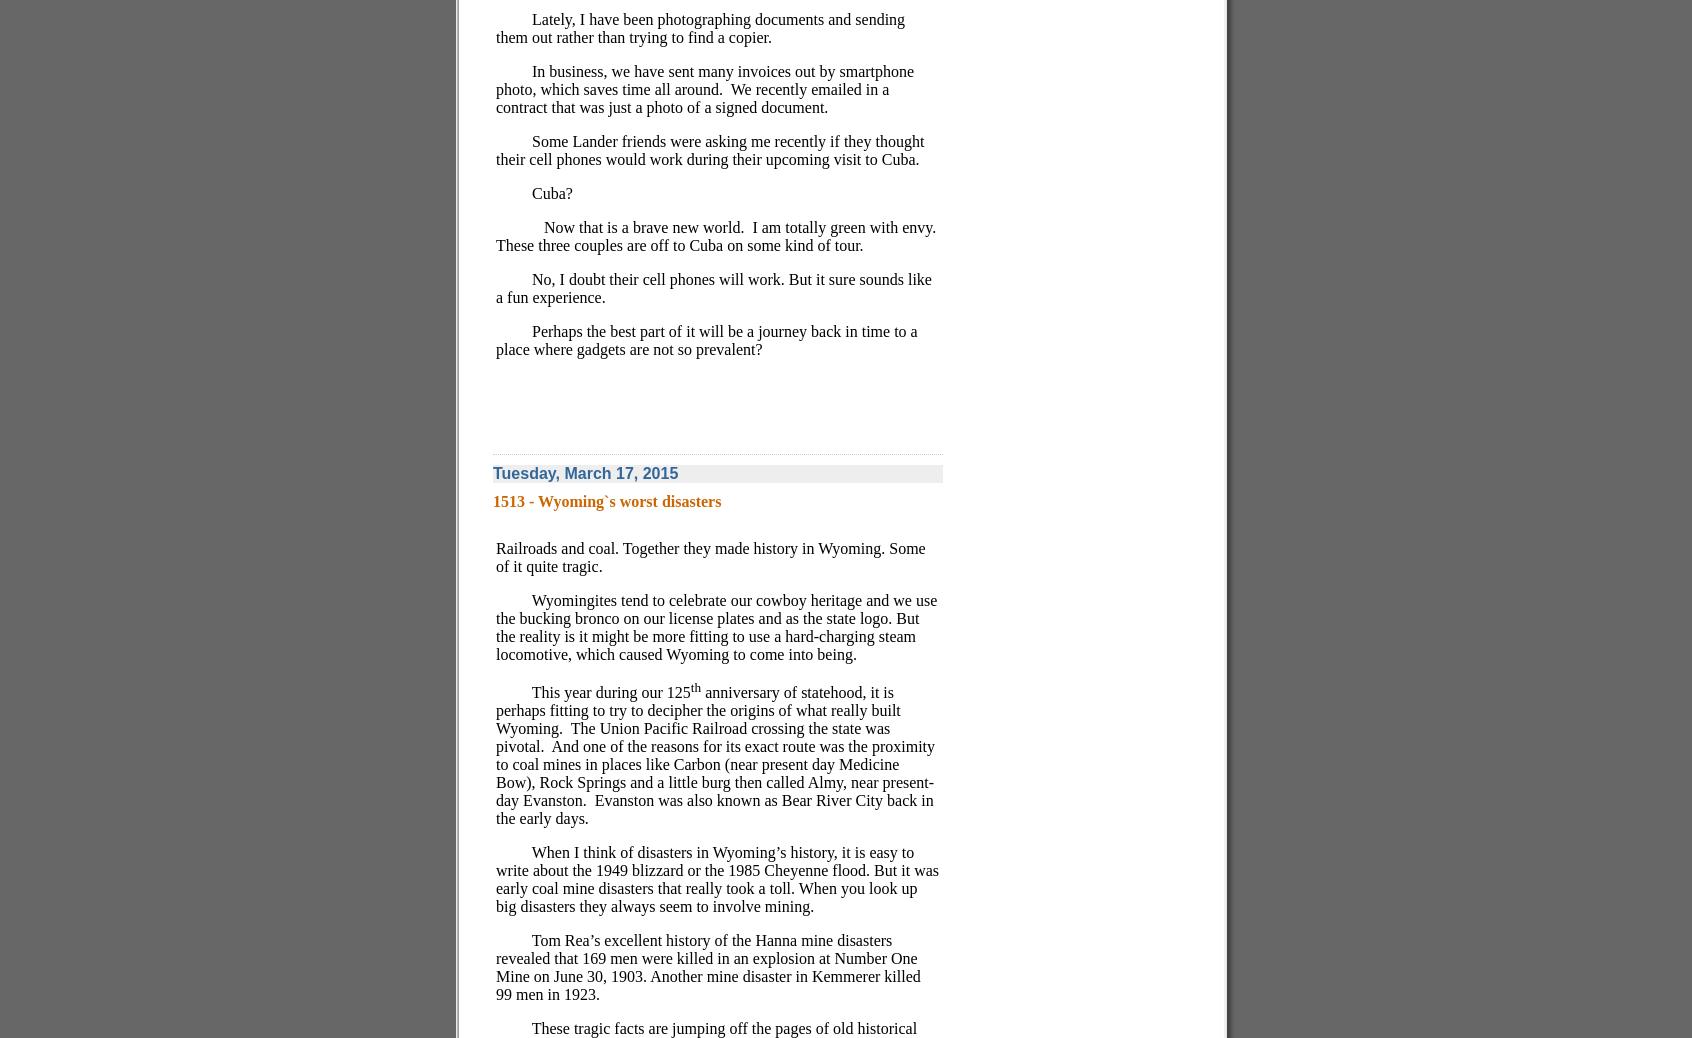 This screenshot has height=1038, width=1692. I want to click on 'anniversary of statehood, it is perhaps fitting to
try to decipher the origins of what really built Wyoming.', so click(697, 709).